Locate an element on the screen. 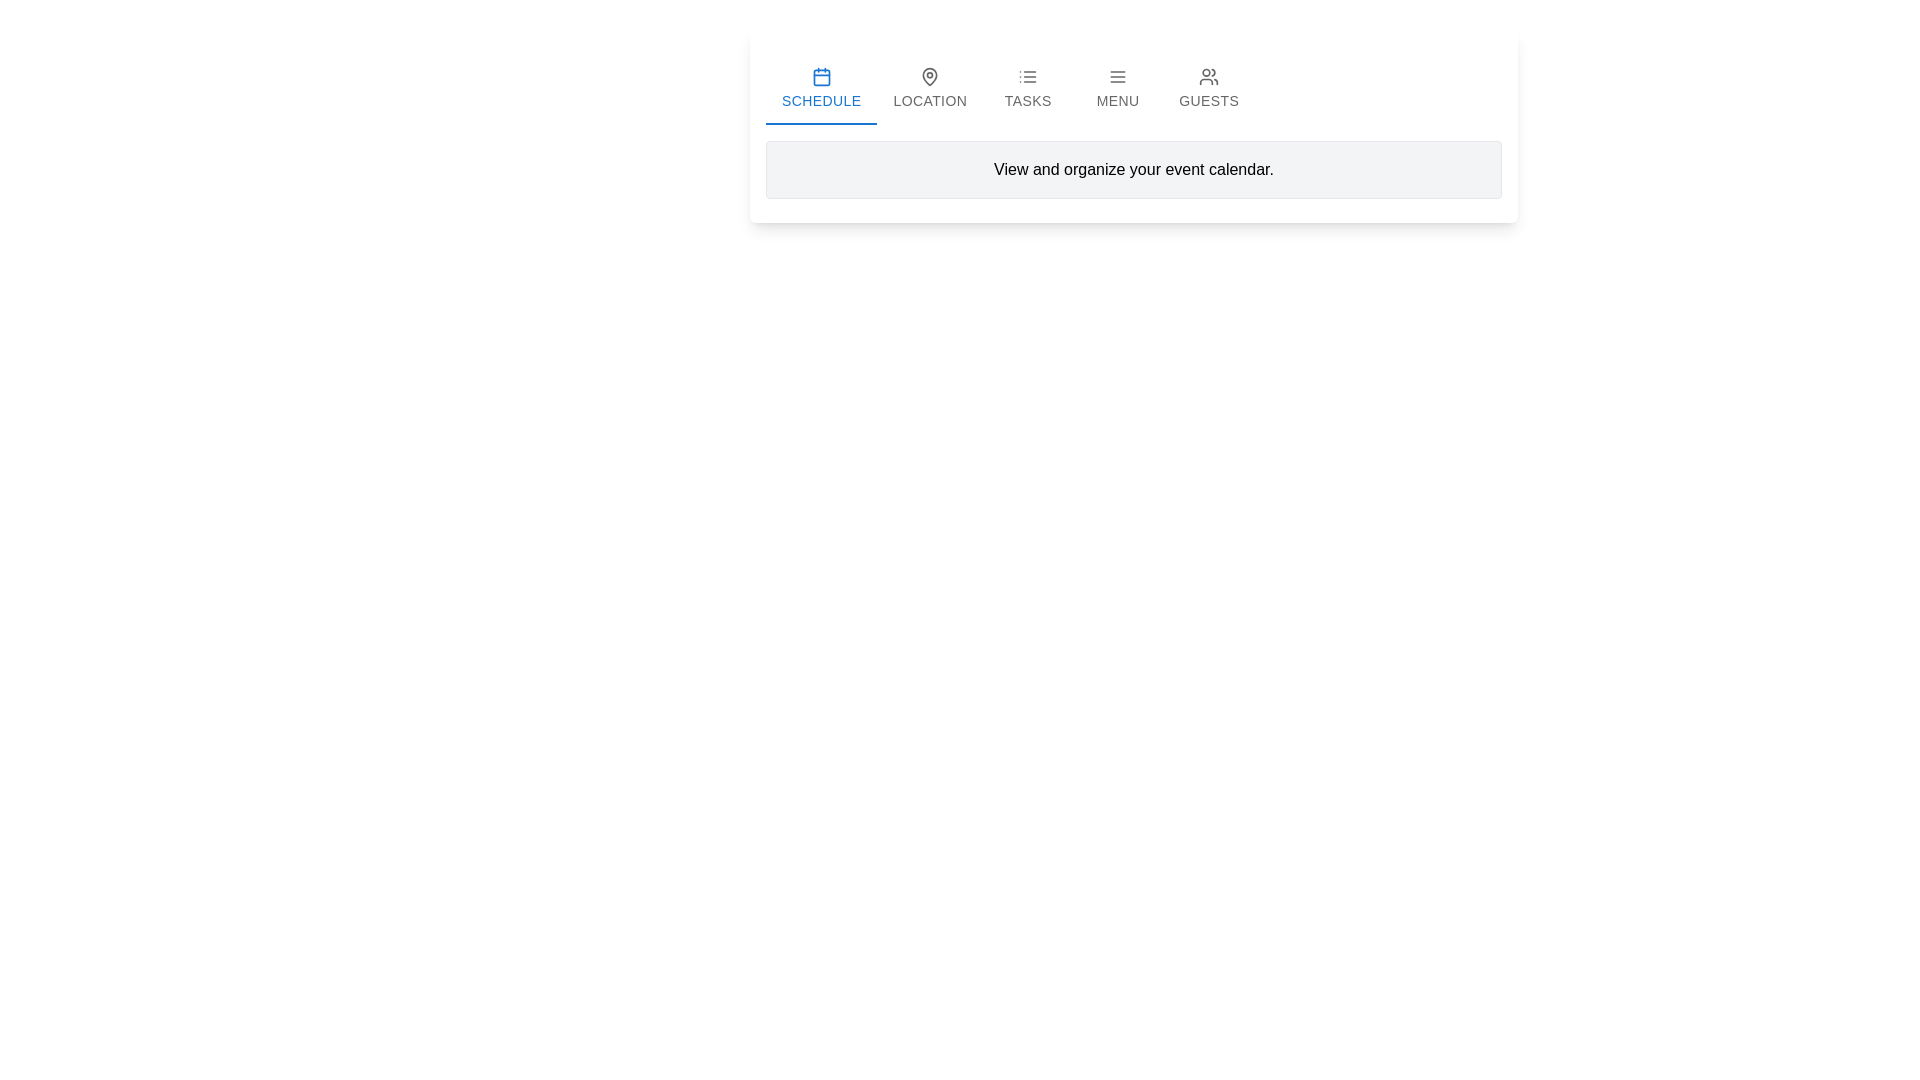 This screenshot has width=1920, height=1080. the 'Guests' tab button in the navigation bar is located at coordinates (1208, 87).